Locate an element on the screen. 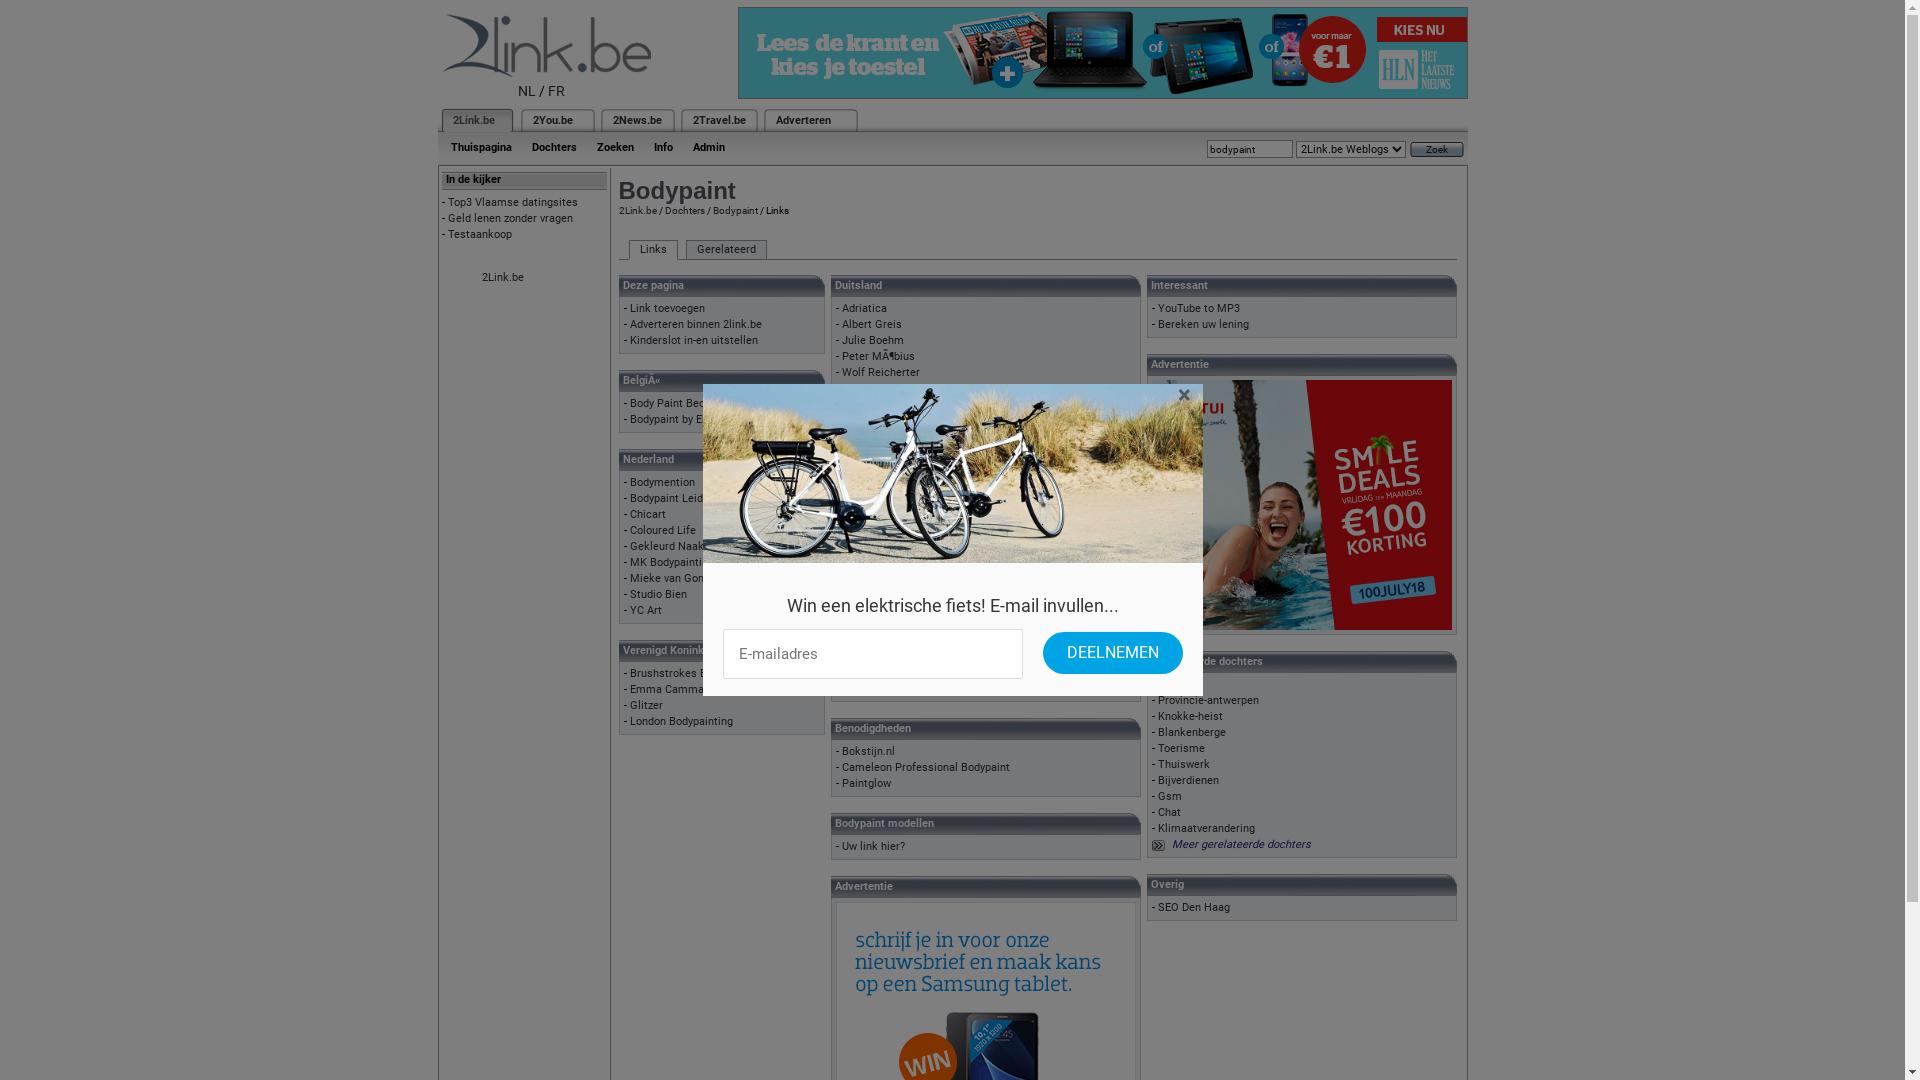 The width and height of the screenshot is (1920, 1080). 'Paintglow' is located at coordinates (866, 782).